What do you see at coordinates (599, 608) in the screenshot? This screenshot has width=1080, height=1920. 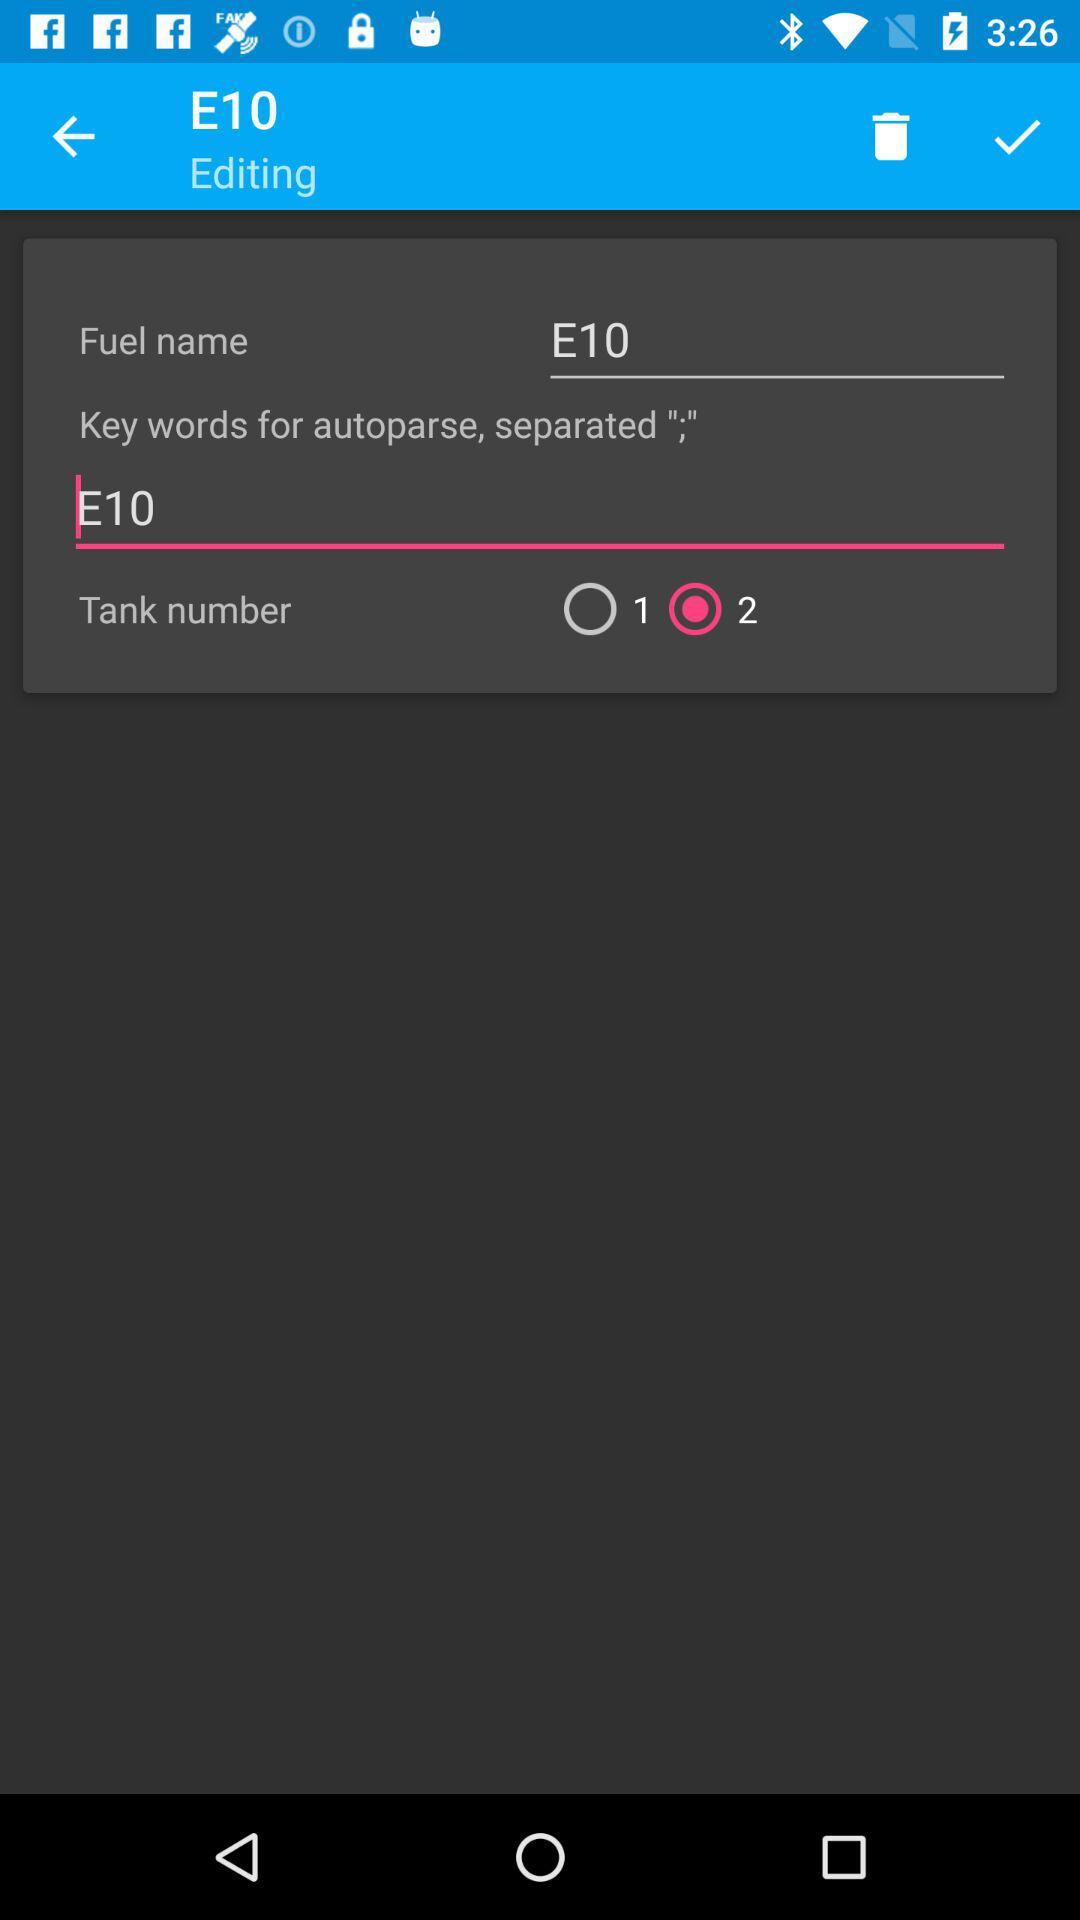 I see `the icon below e10 item` at bounding box center [599, 608].